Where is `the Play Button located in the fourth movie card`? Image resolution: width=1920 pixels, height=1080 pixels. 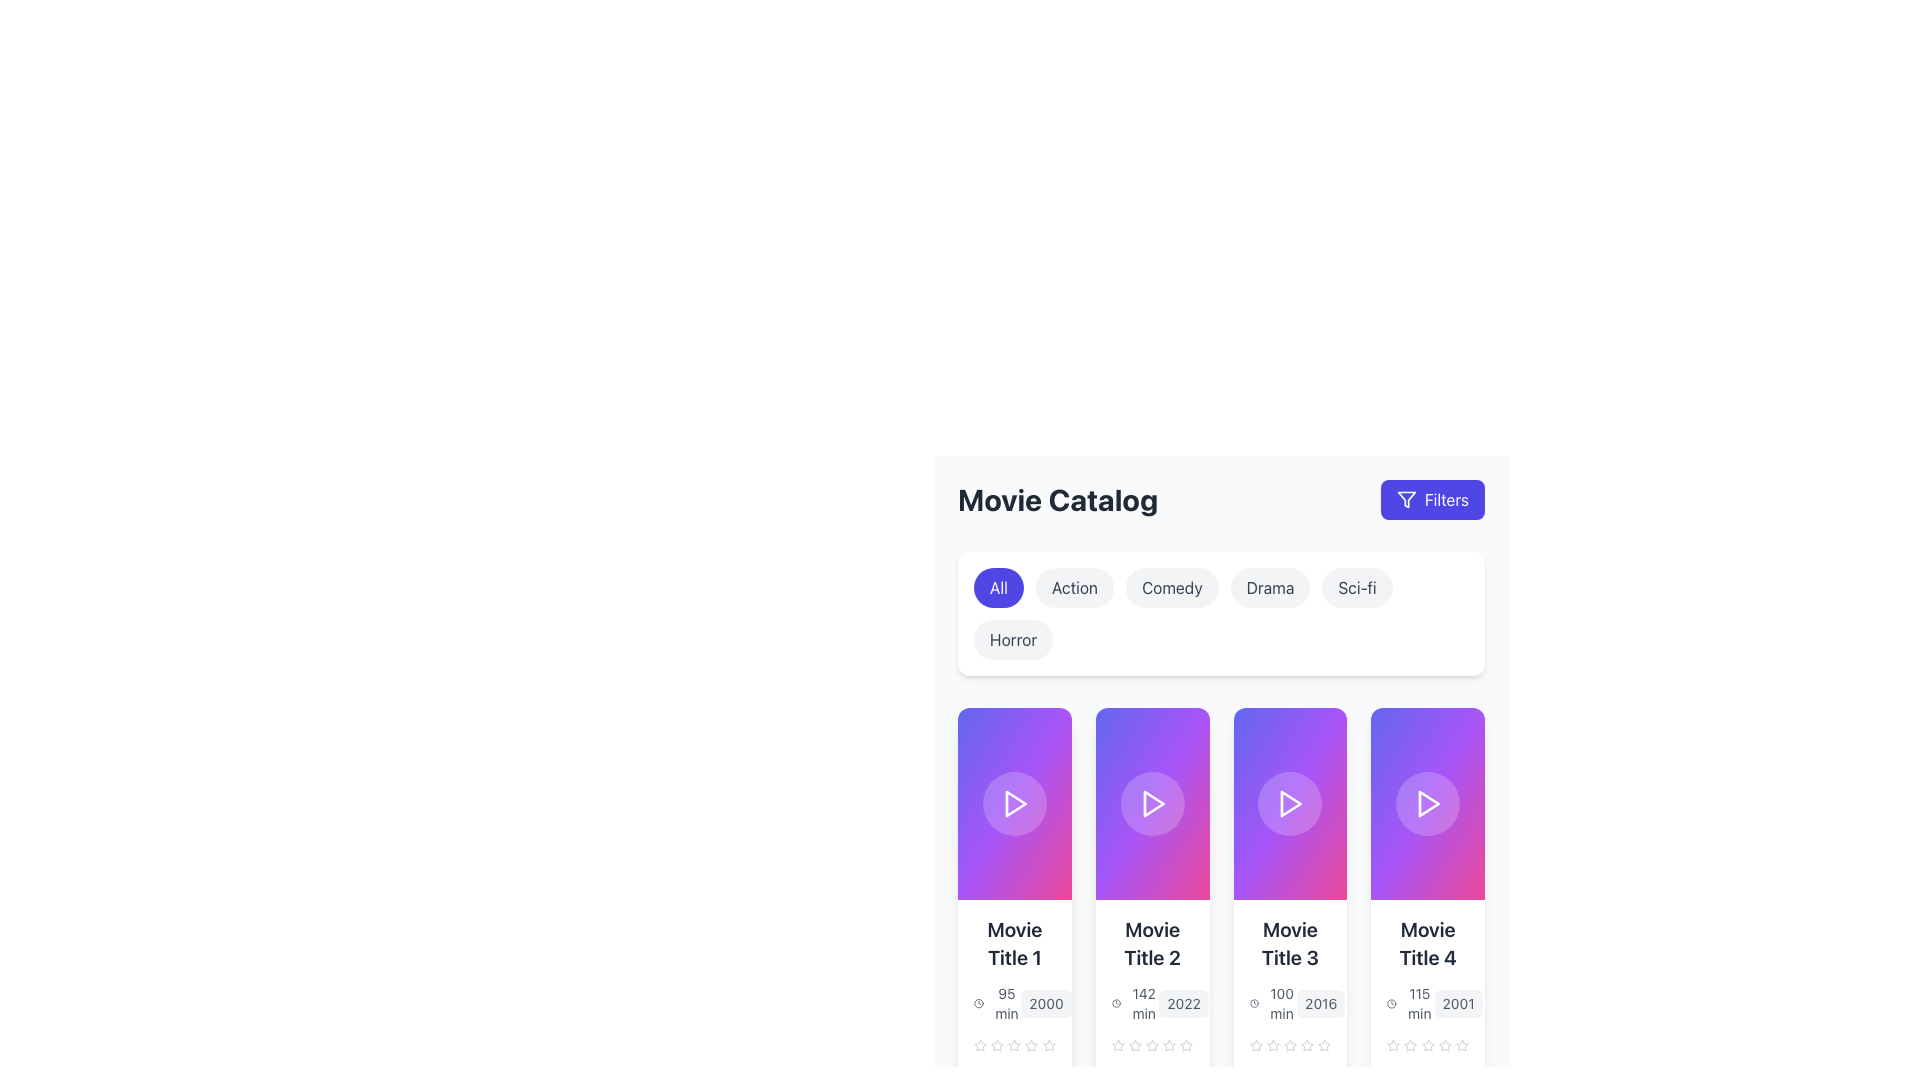 the Play Button located in the fourth movie card is located at coordinates (1428, 802).